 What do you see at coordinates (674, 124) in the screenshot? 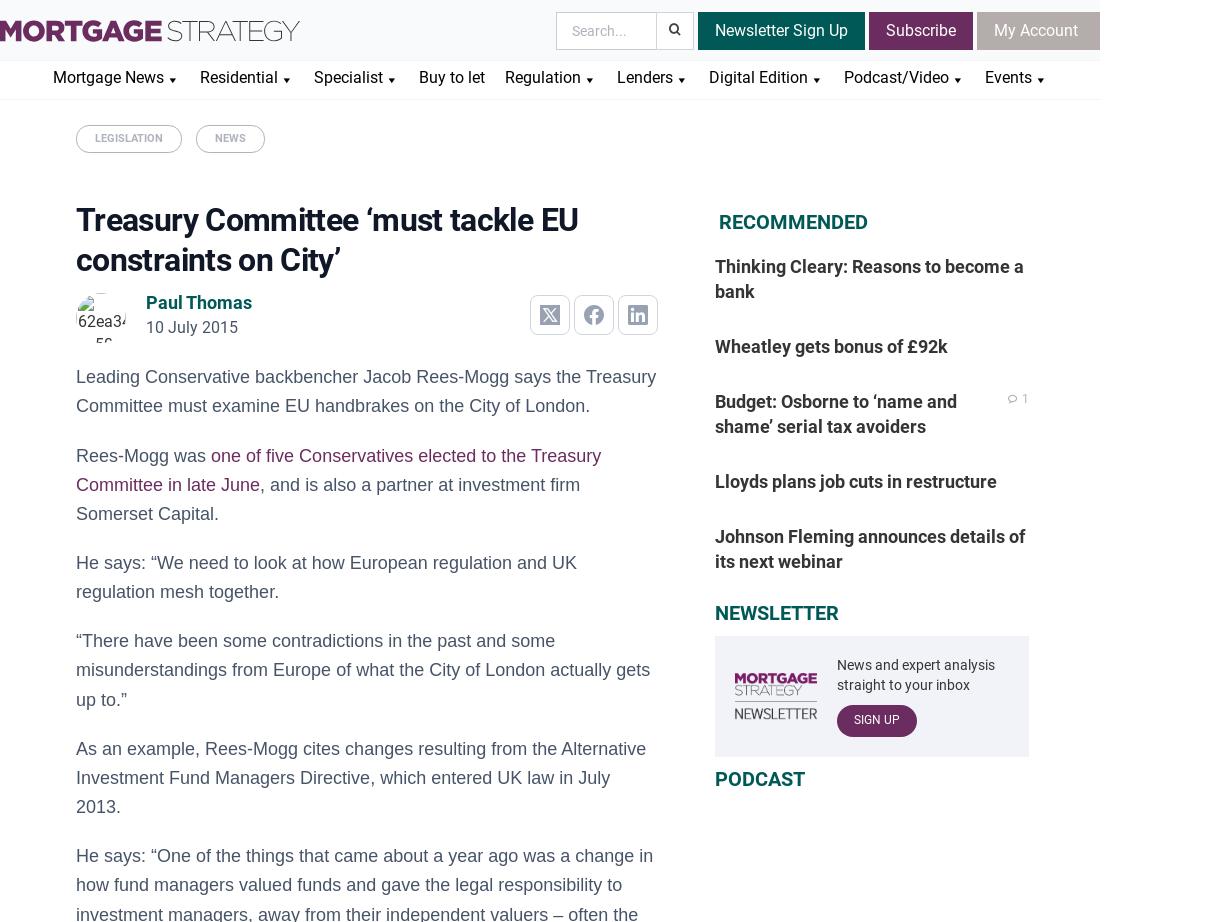
I see `'Lending Strategy'` at bounding box center [674, 124].